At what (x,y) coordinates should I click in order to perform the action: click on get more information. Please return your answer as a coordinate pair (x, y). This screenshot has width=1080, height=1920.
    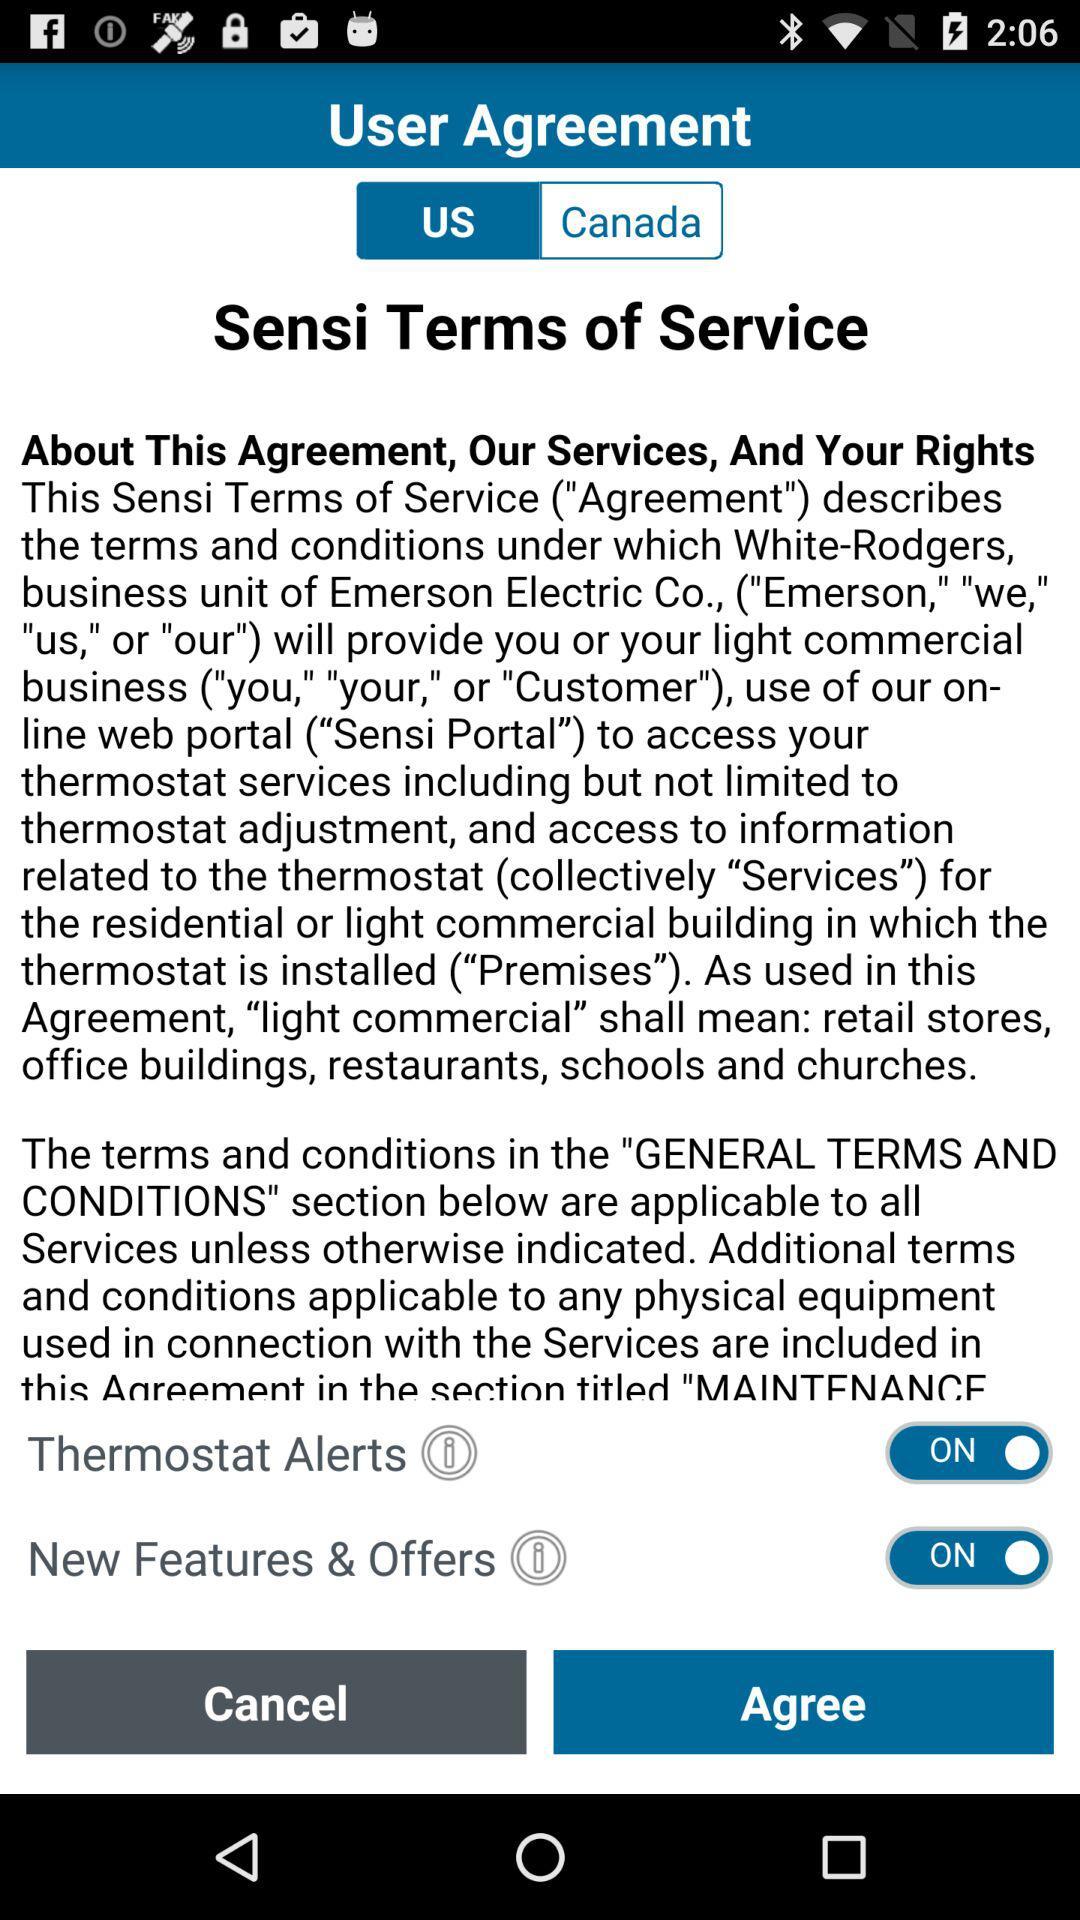
    Looking at the image, I should click on (537, 1556).